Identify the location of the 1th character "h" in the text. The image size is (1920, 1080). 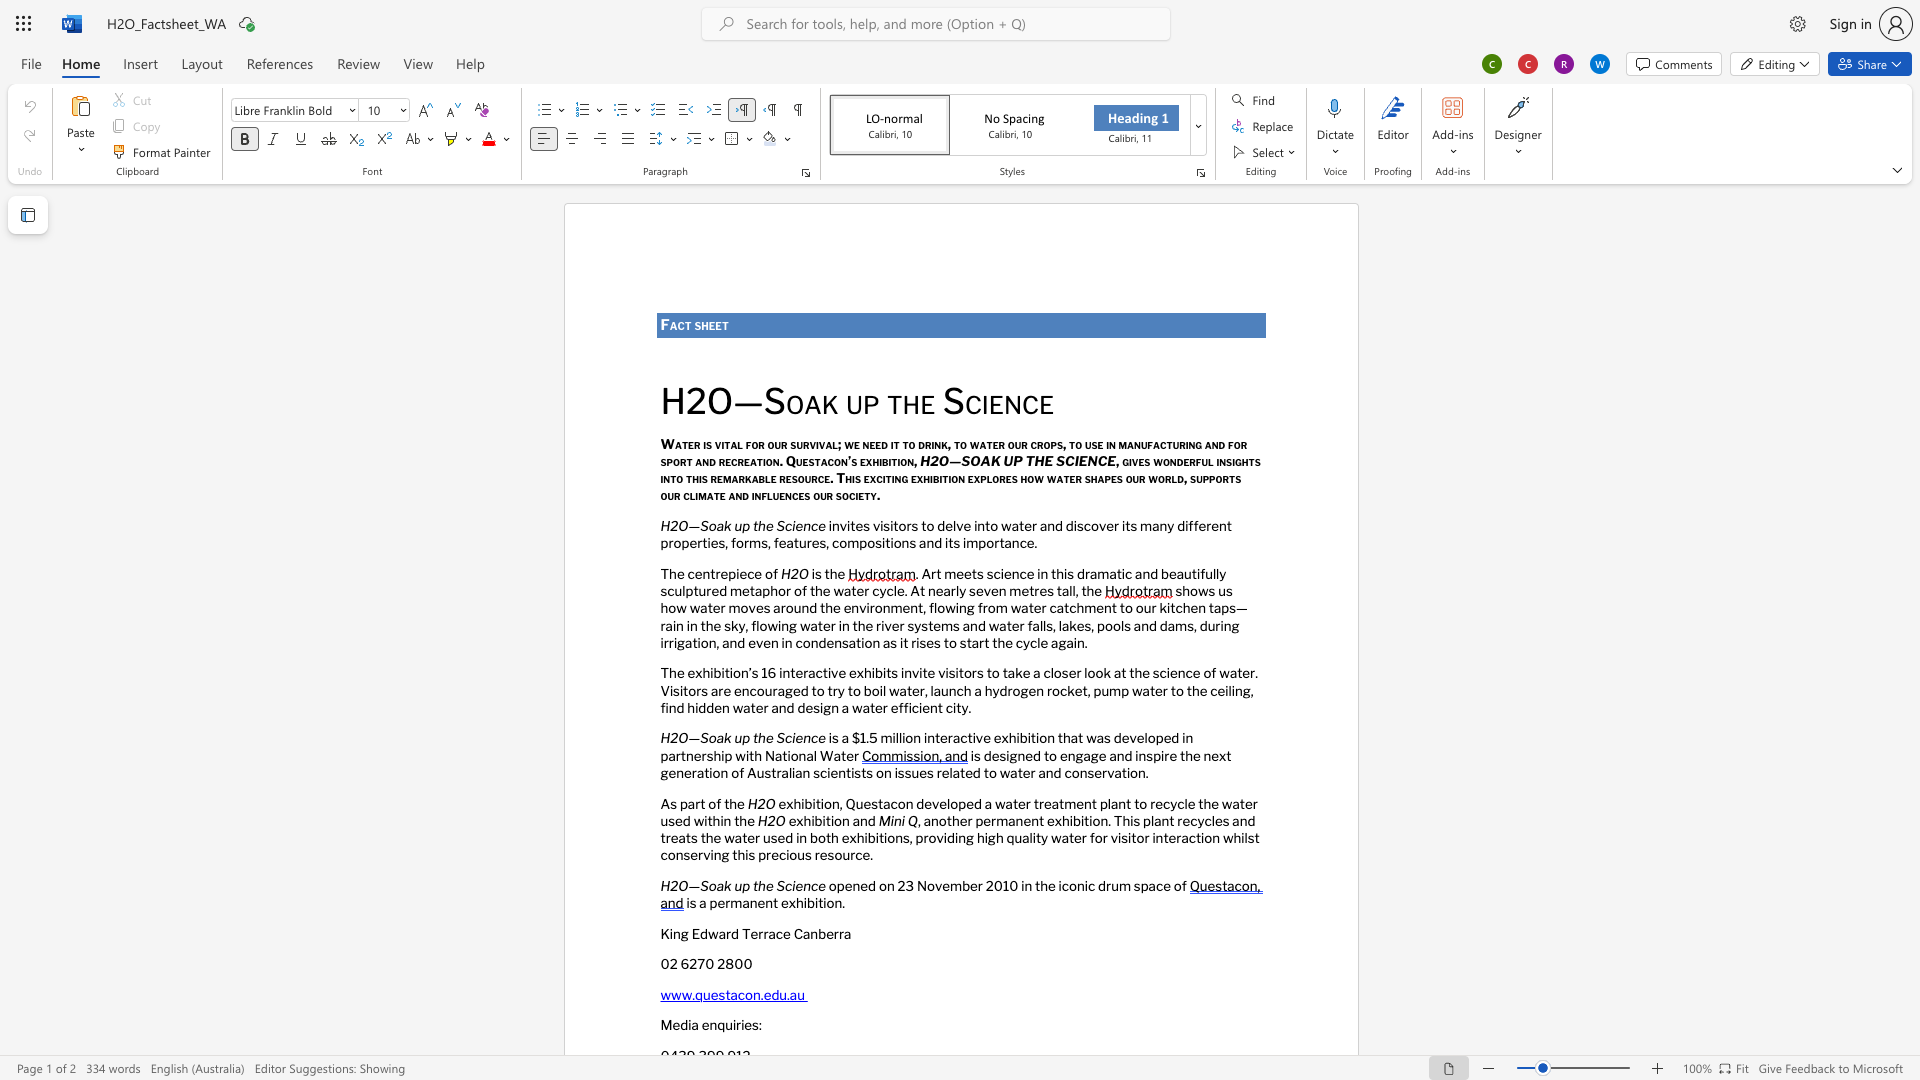
(705, 324).